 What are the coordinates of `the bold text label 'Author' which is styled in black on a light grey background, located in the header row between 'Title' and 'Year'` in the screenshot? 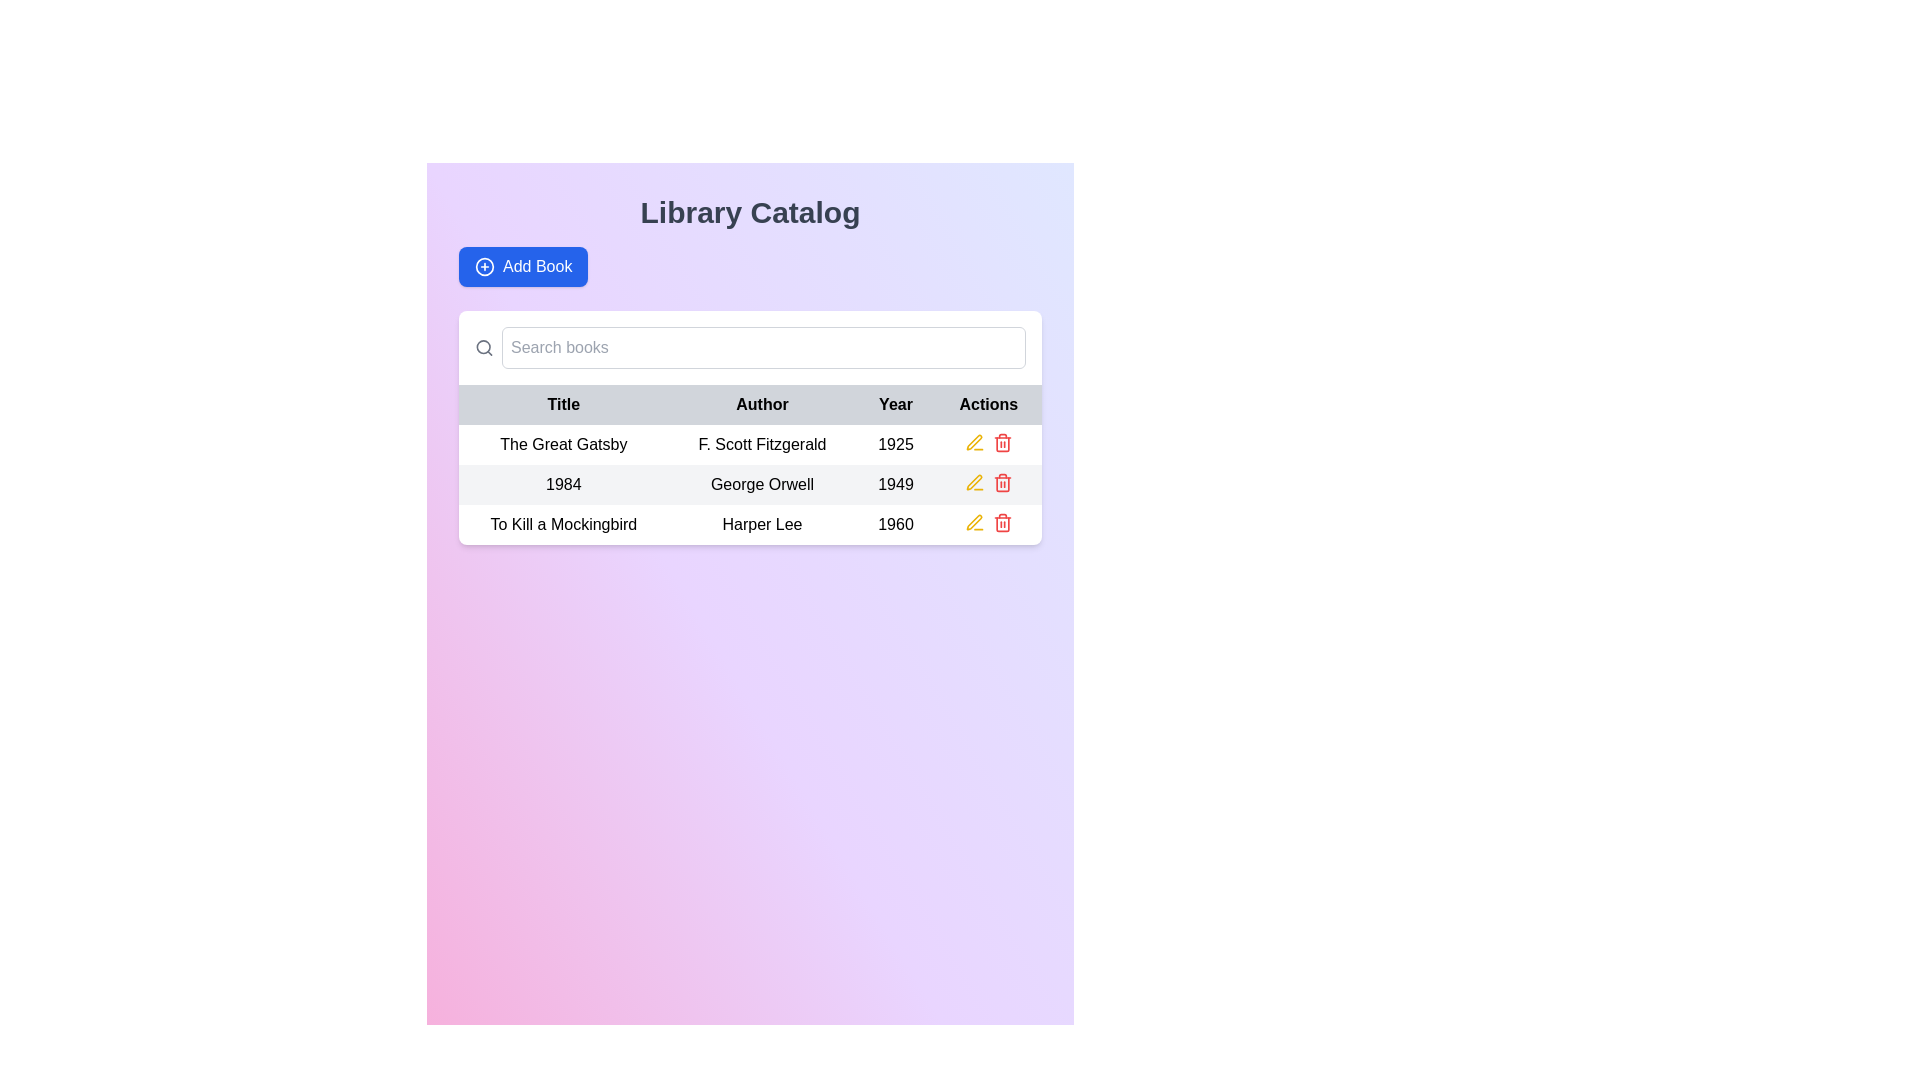 It's located at (761, 405).